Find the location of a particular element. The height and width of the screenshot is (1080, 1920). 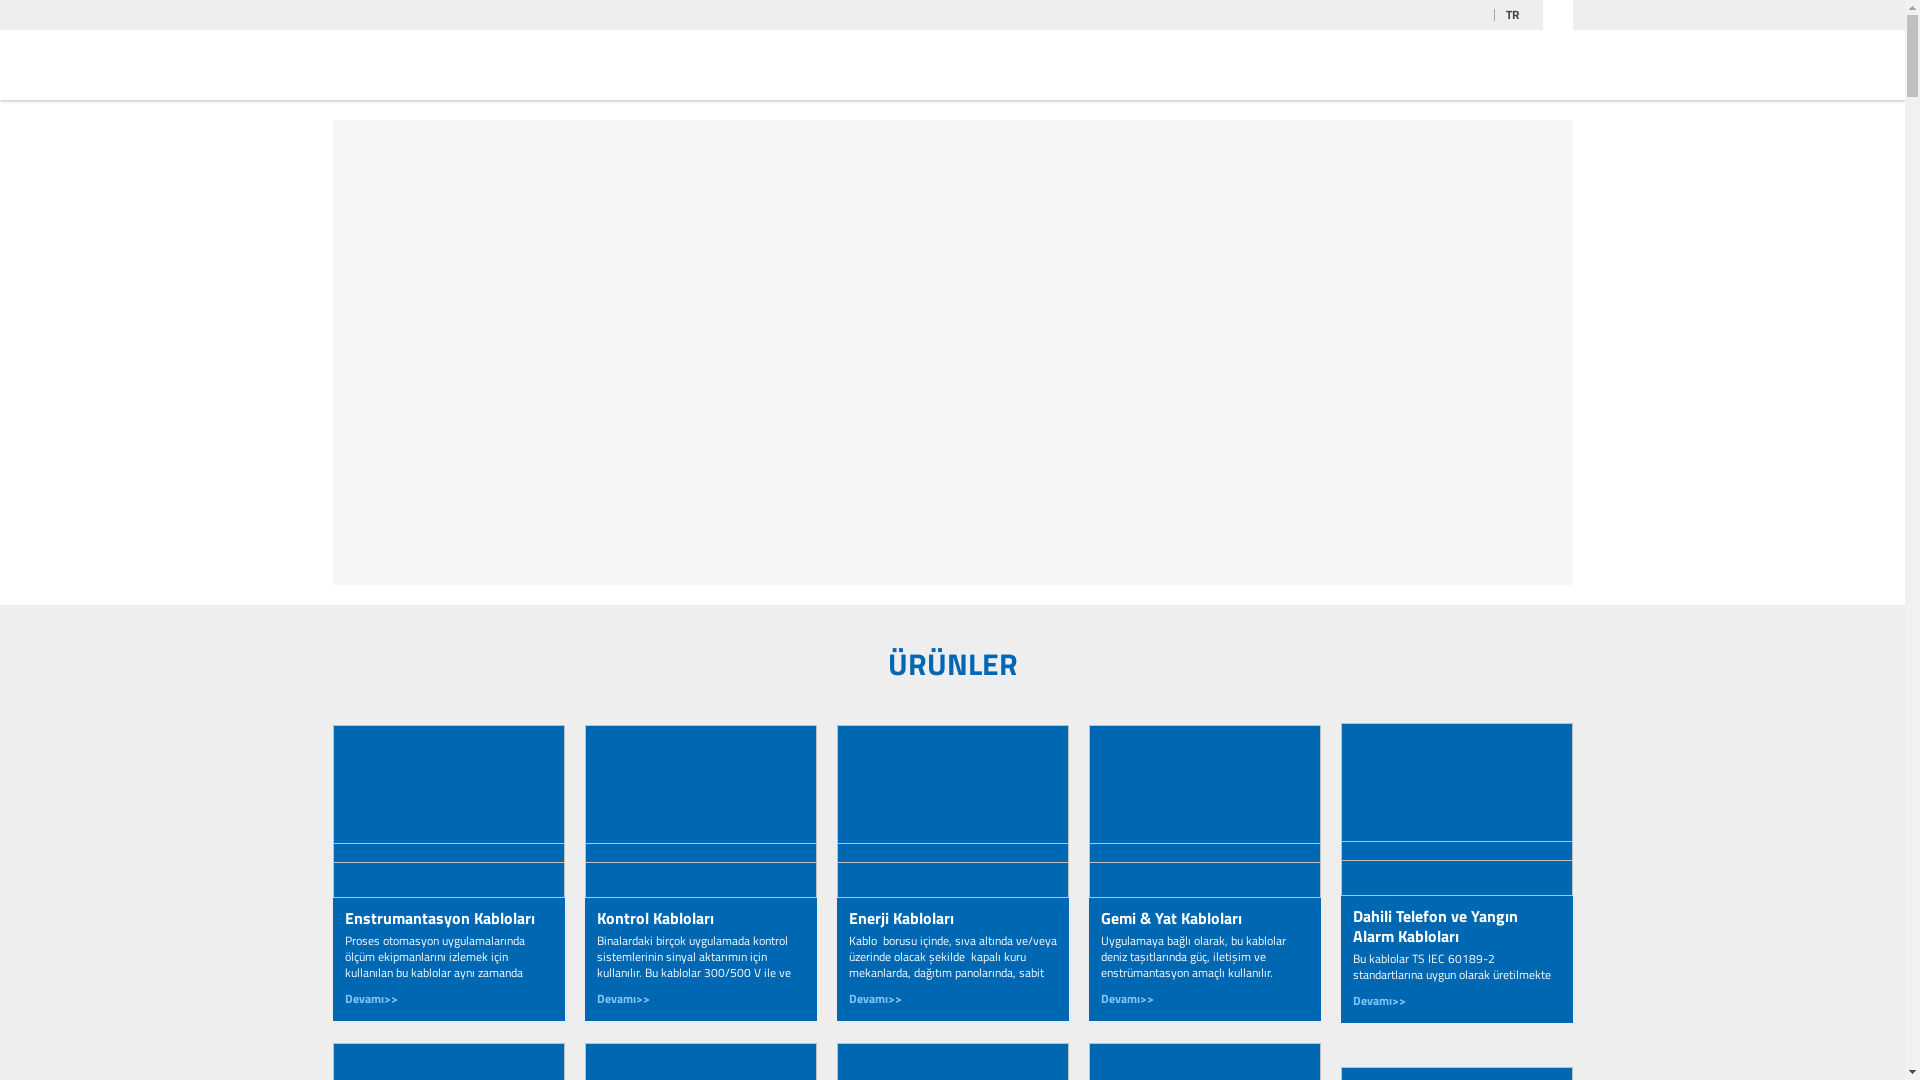

'INSTAGRAM' is located at coordinates (1415, 15).